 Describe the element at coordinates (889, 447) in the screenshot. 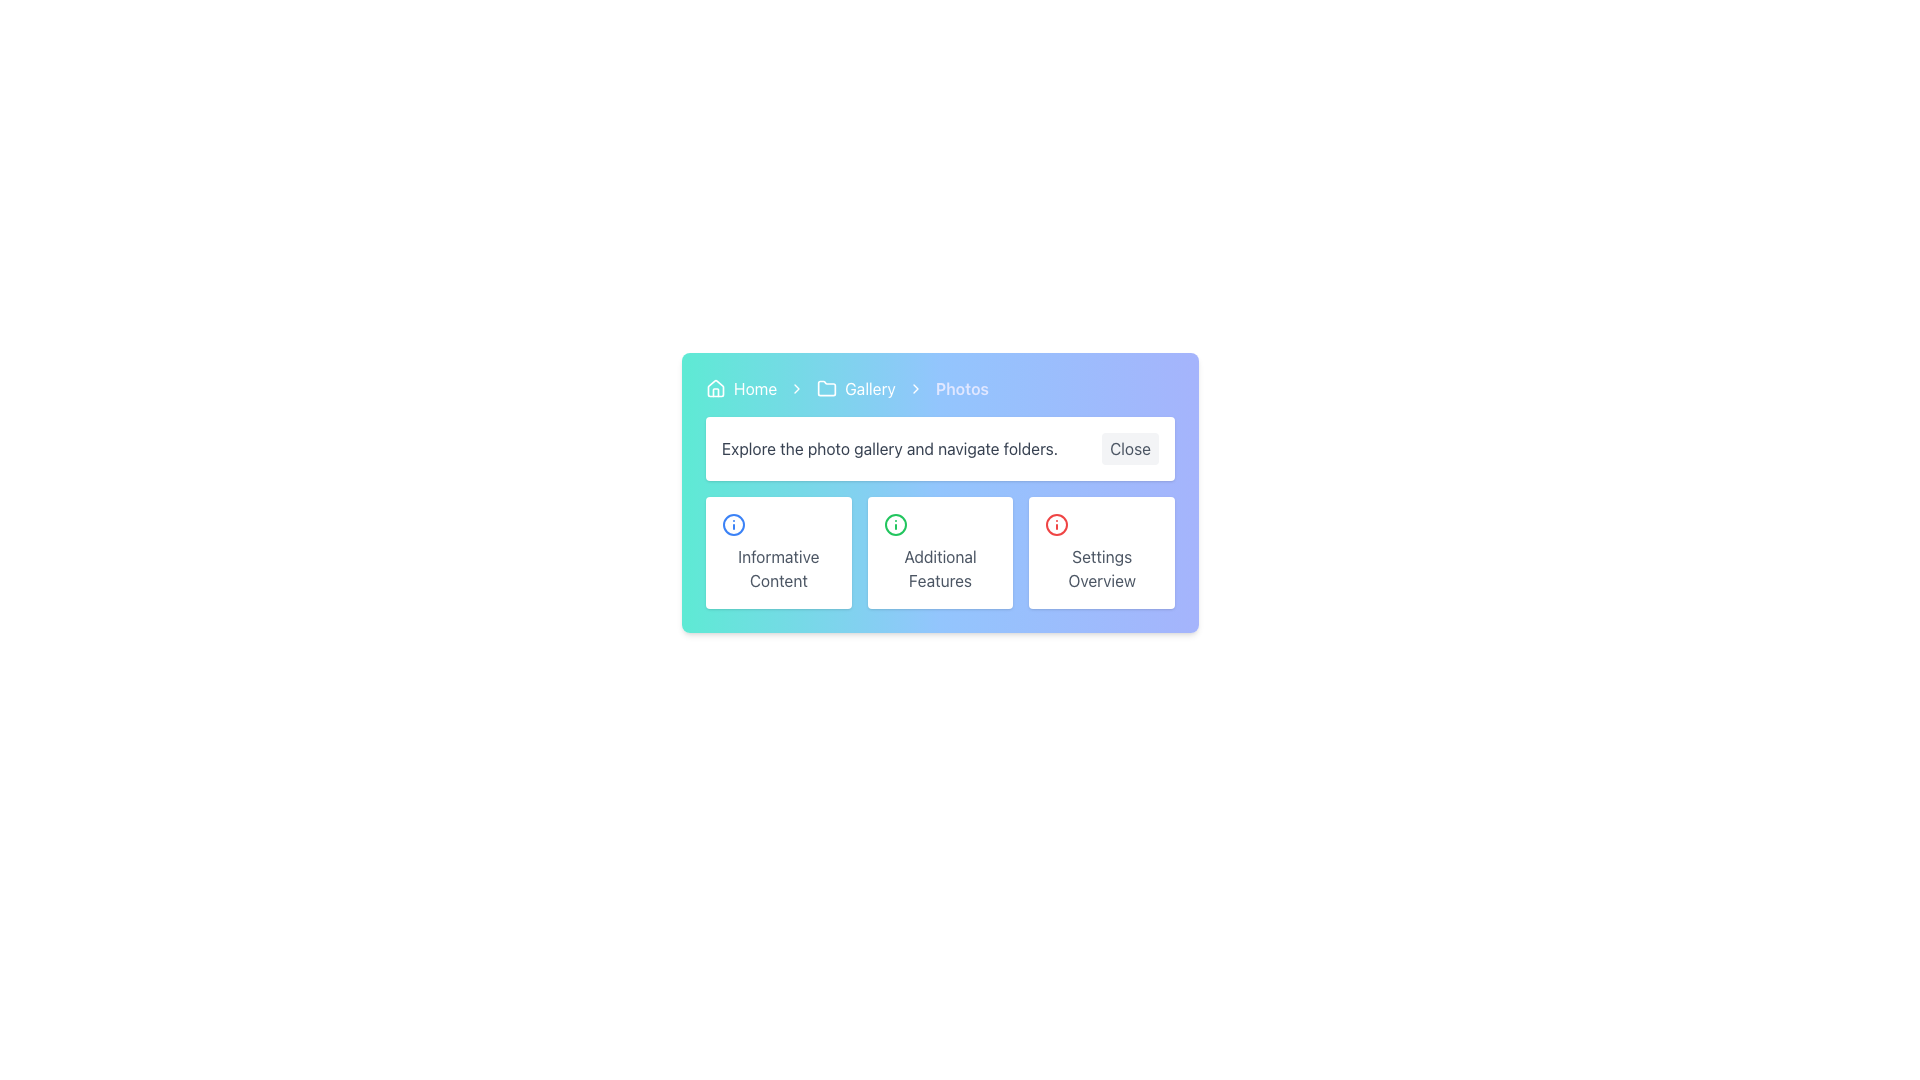

I see `the static text label displaying 'Explore the photo gallery and navigate folders.' which is positioned to the left of the 'Close' button` at that location.